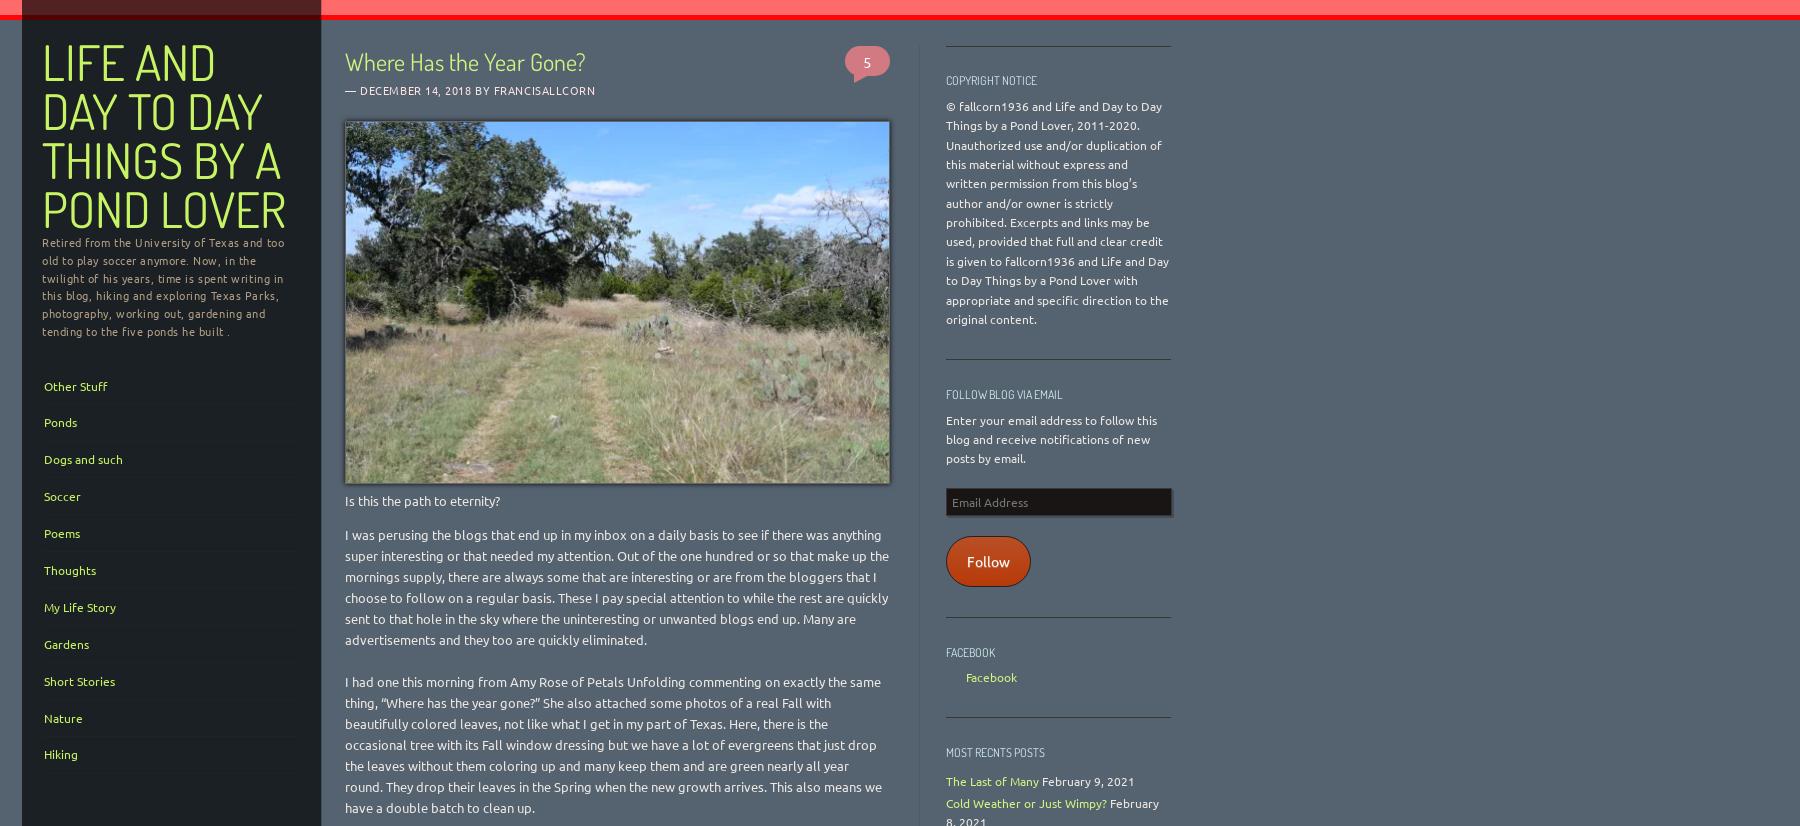 The width and height of the screenshot is (1800, 826). What do you see at coordinates (163, 135) in the screenshot?
I see `'Life and Day to Day things by a Pond Lover'` at bounding box center [163, 135].